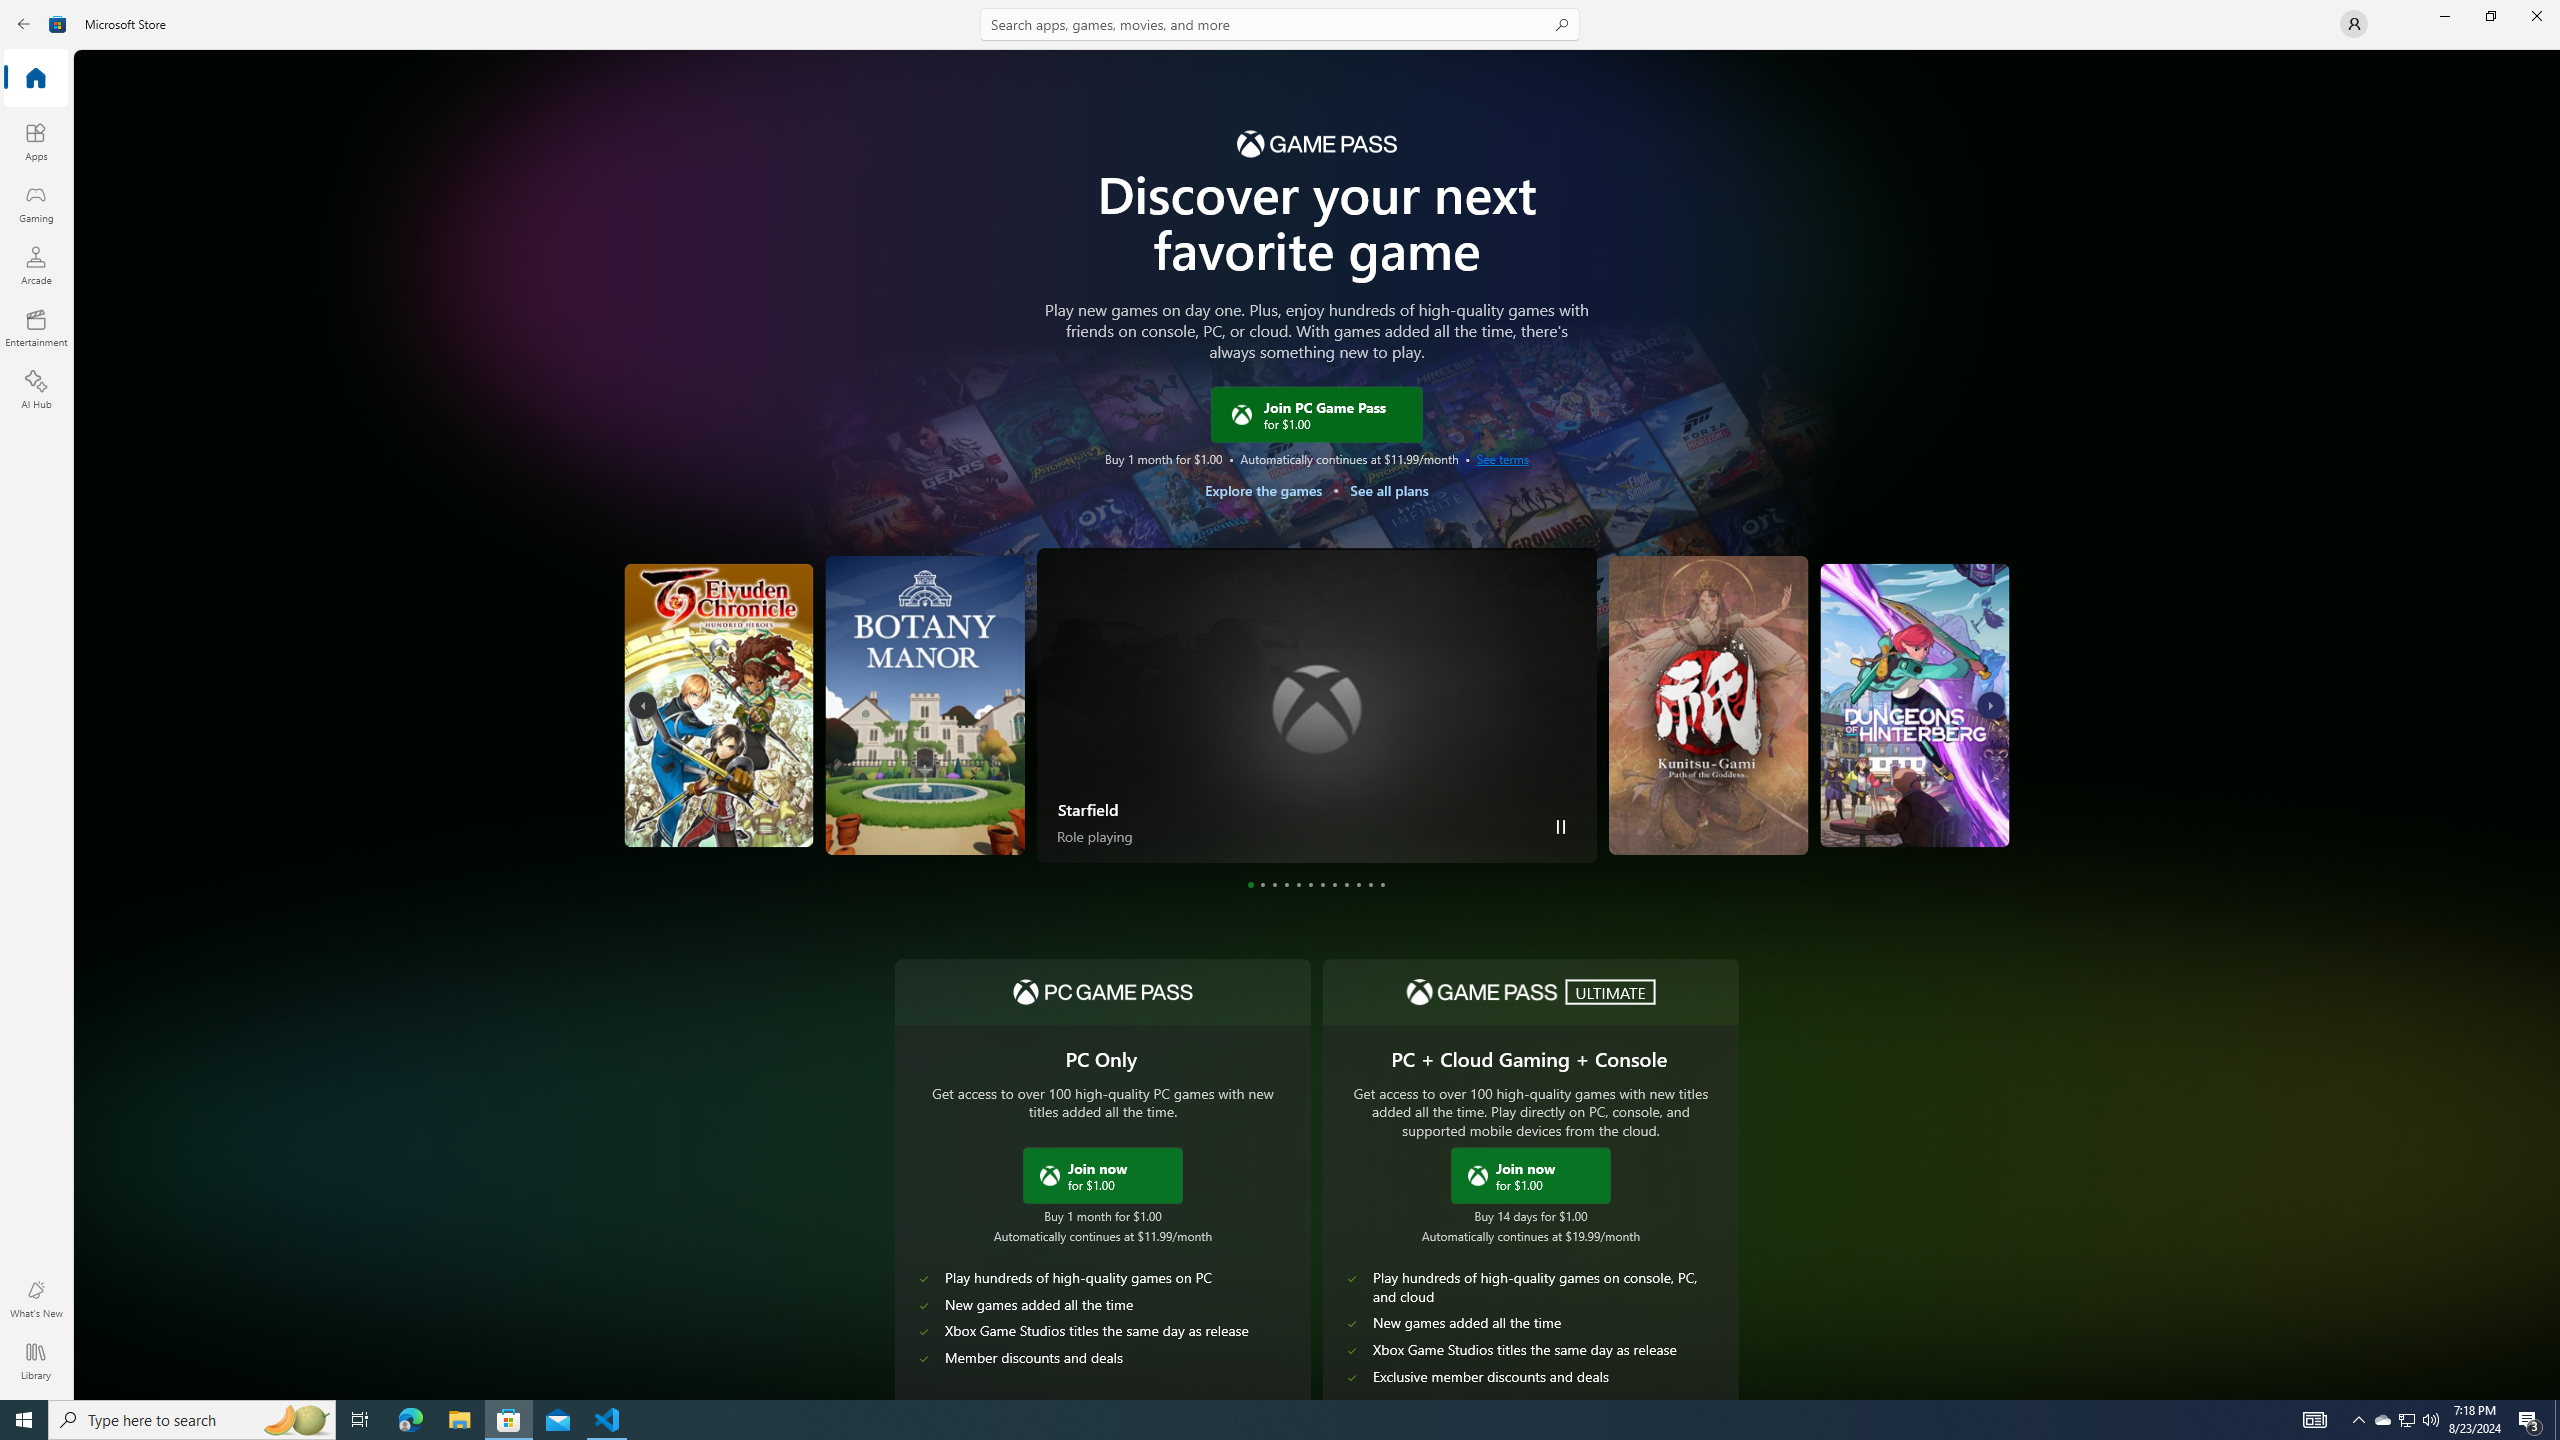 The width and height of the screenshot is (2560, 1440). What do you see at coordinates (1387, 490) in the screenshot?
I see `'See all plans'` at bounding box center [1387, 490].